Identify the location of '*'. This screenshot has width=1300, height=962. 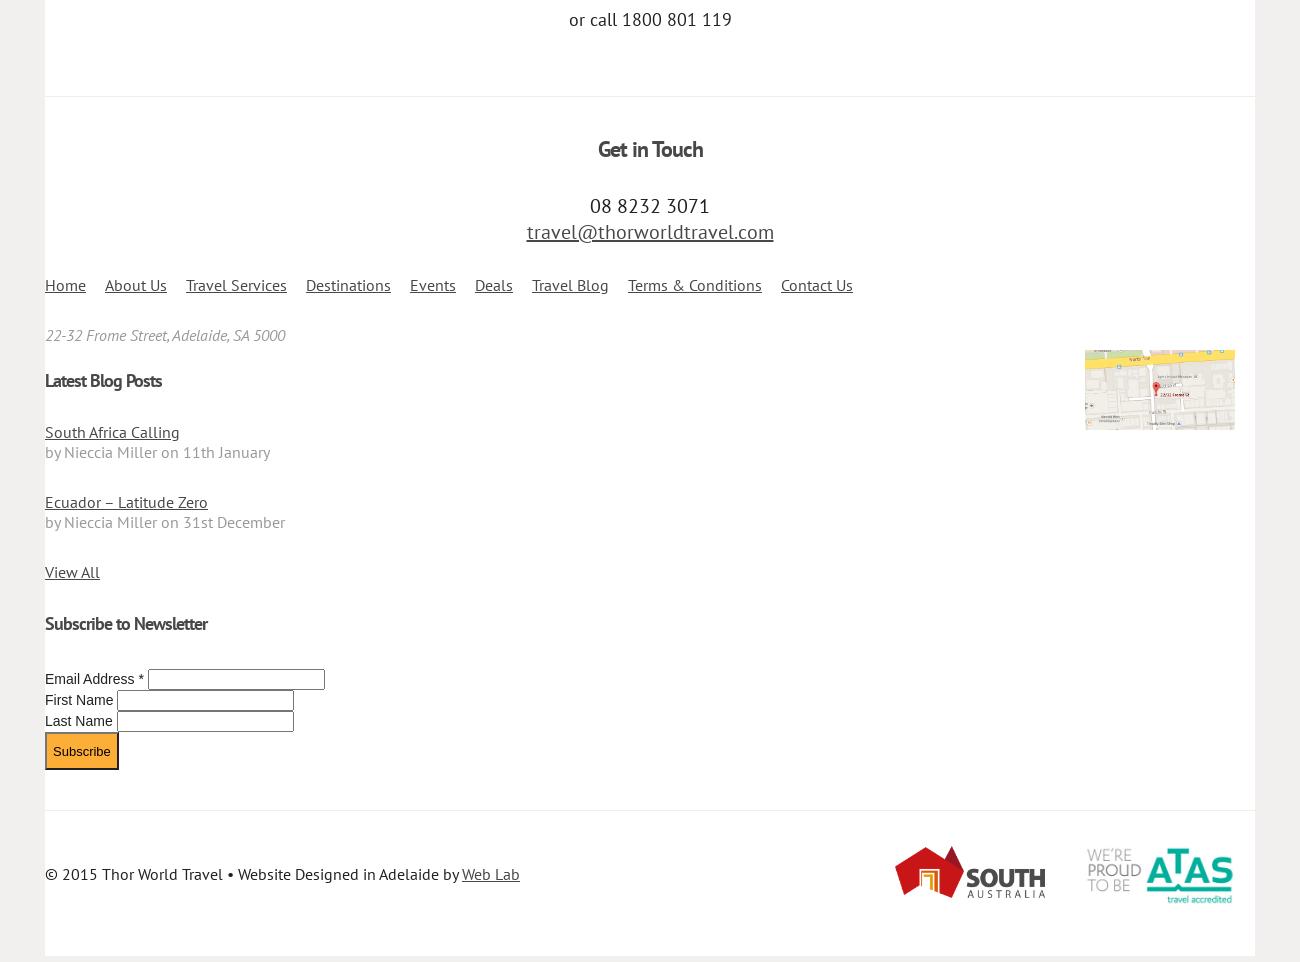
(137, 677).